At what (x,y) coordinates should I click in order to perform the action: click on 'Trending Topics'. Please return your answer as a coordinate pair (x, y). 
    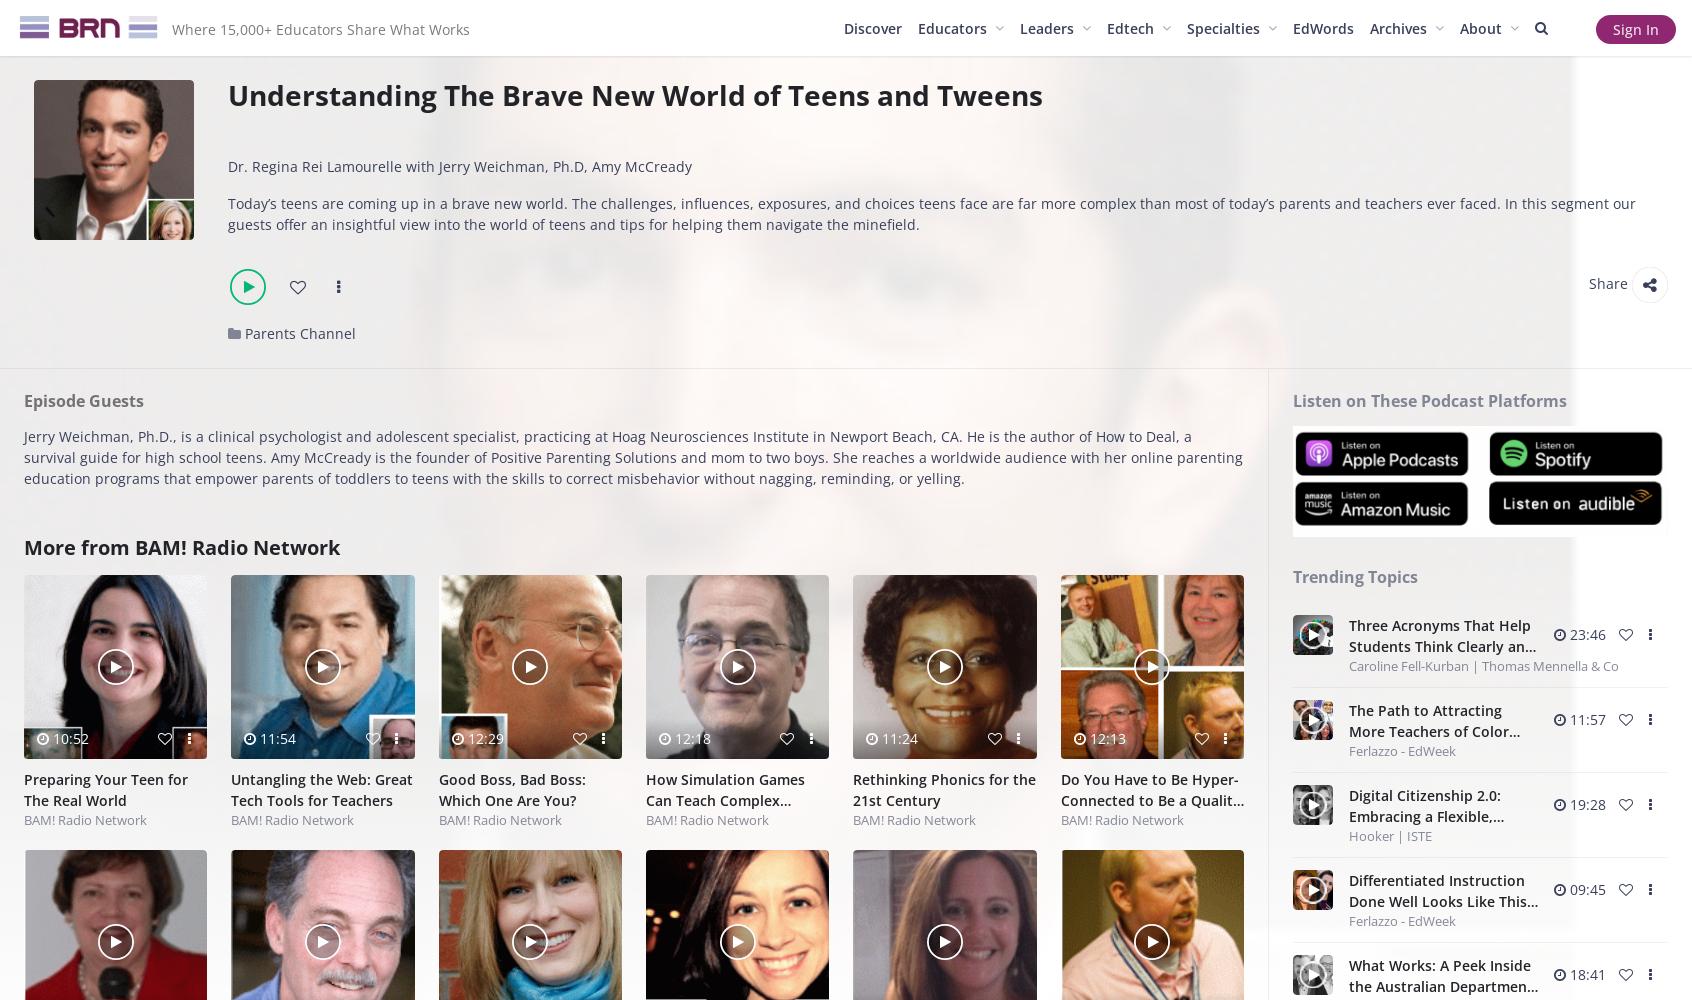
    Looking at the image, I should click on (1355, 576).